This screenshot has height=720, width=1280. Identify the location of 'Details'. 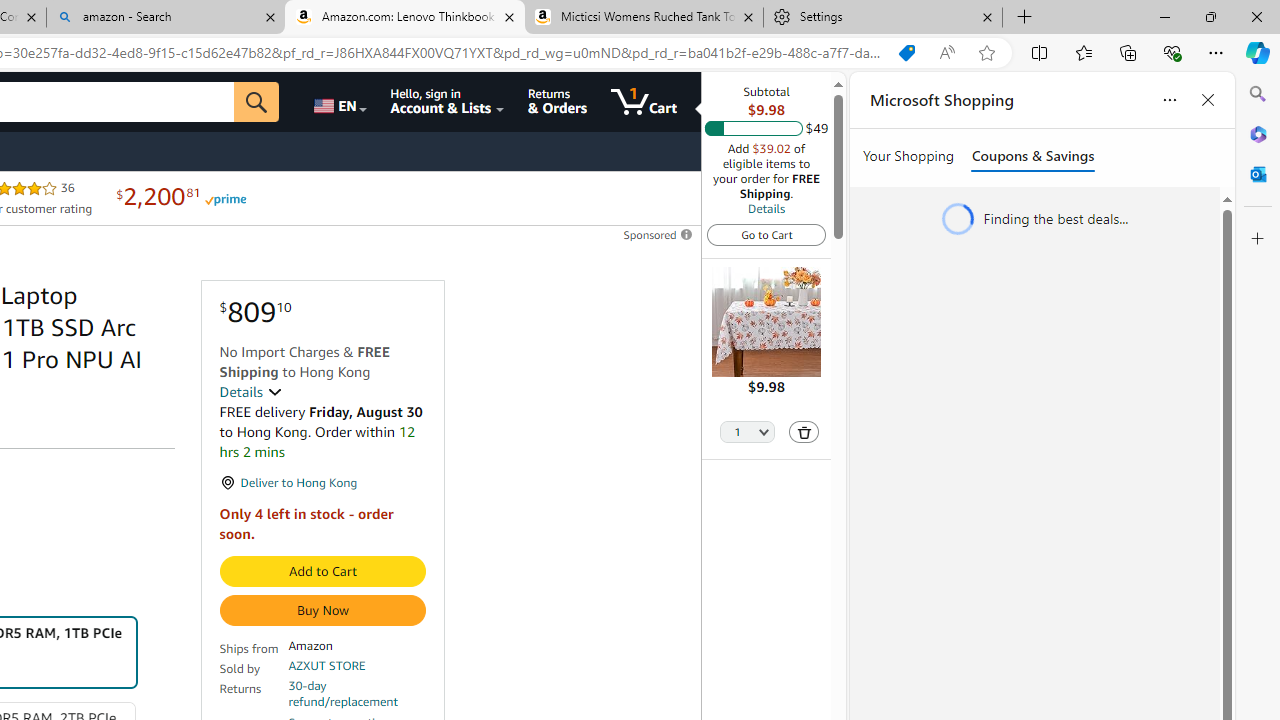
(765, 208).